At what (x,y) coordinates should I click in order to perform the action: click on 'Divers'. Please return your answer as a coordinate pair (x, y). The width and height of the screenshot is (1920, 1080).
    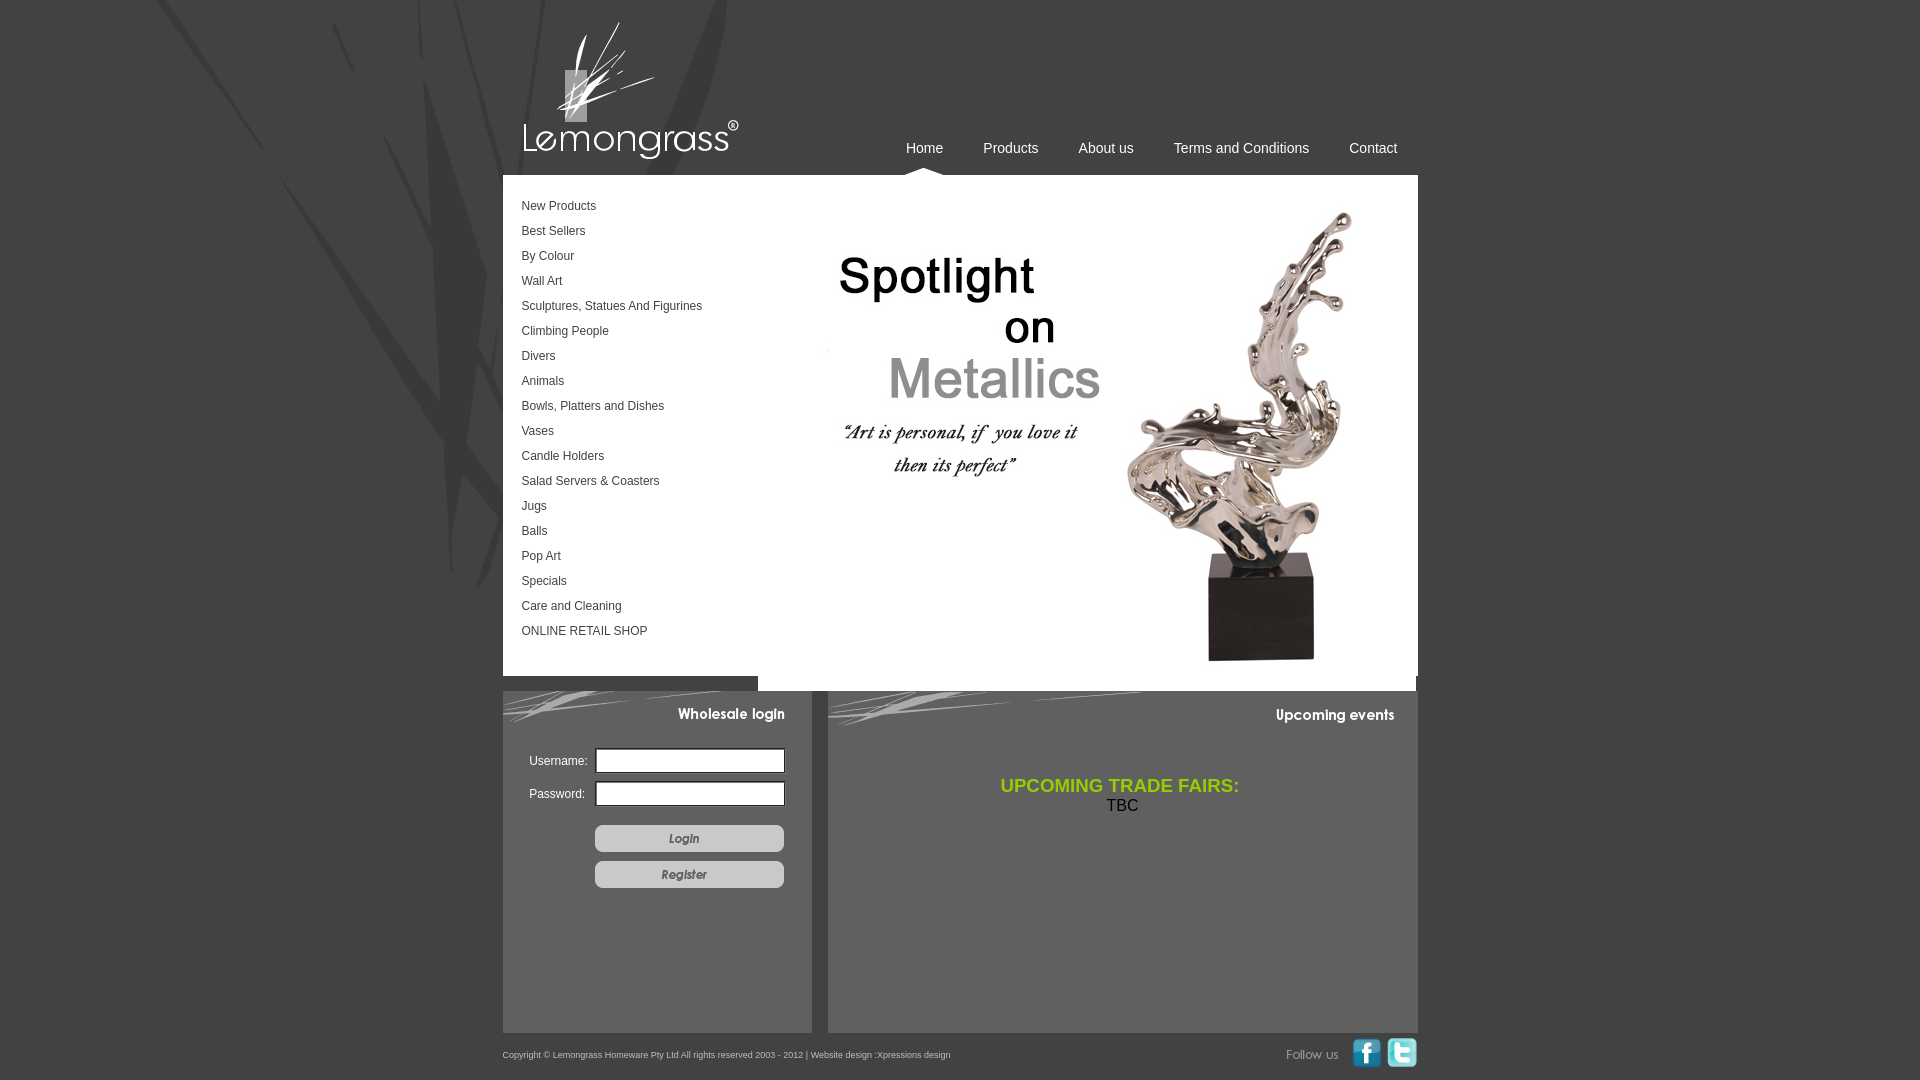
    Looking at the image, I should click on (627, 357).